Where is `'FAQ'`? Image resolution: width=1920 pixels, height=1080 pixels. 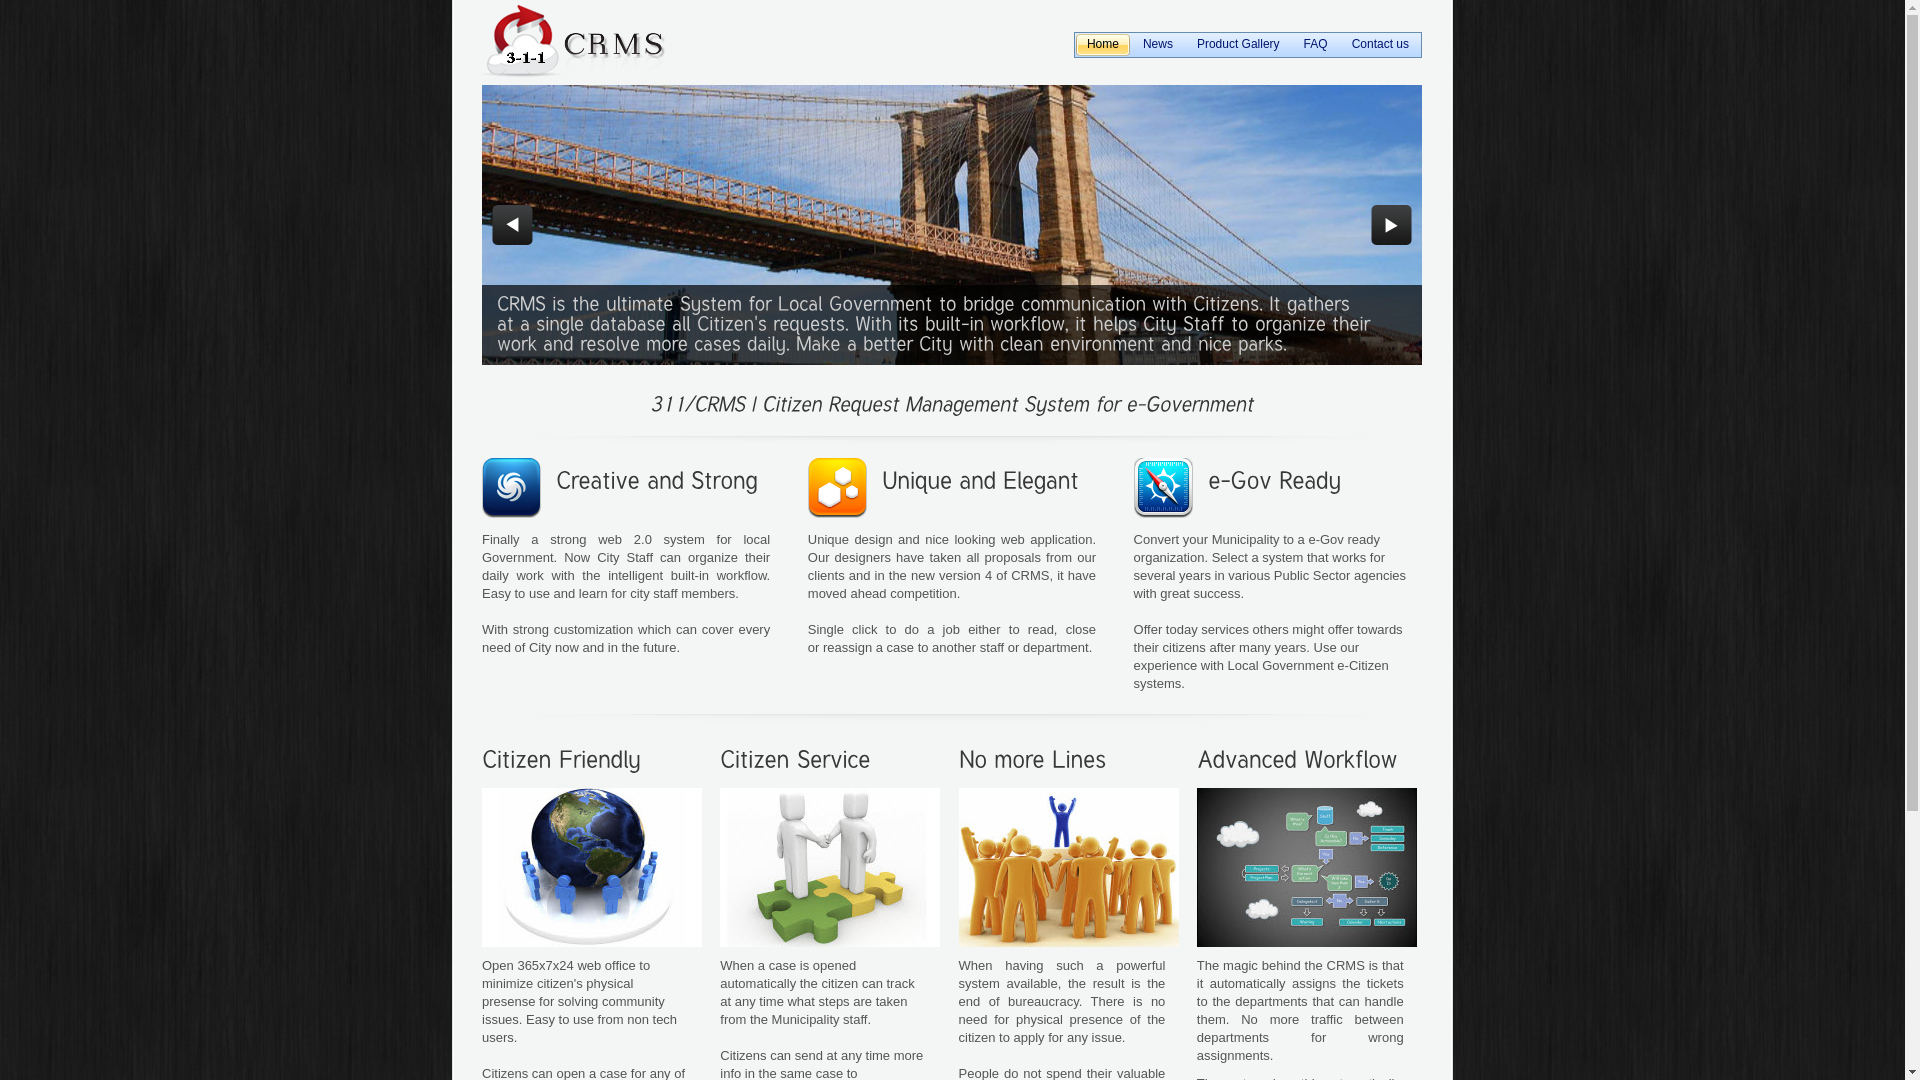
'FAQ' is located at coordinates (1291, 45).